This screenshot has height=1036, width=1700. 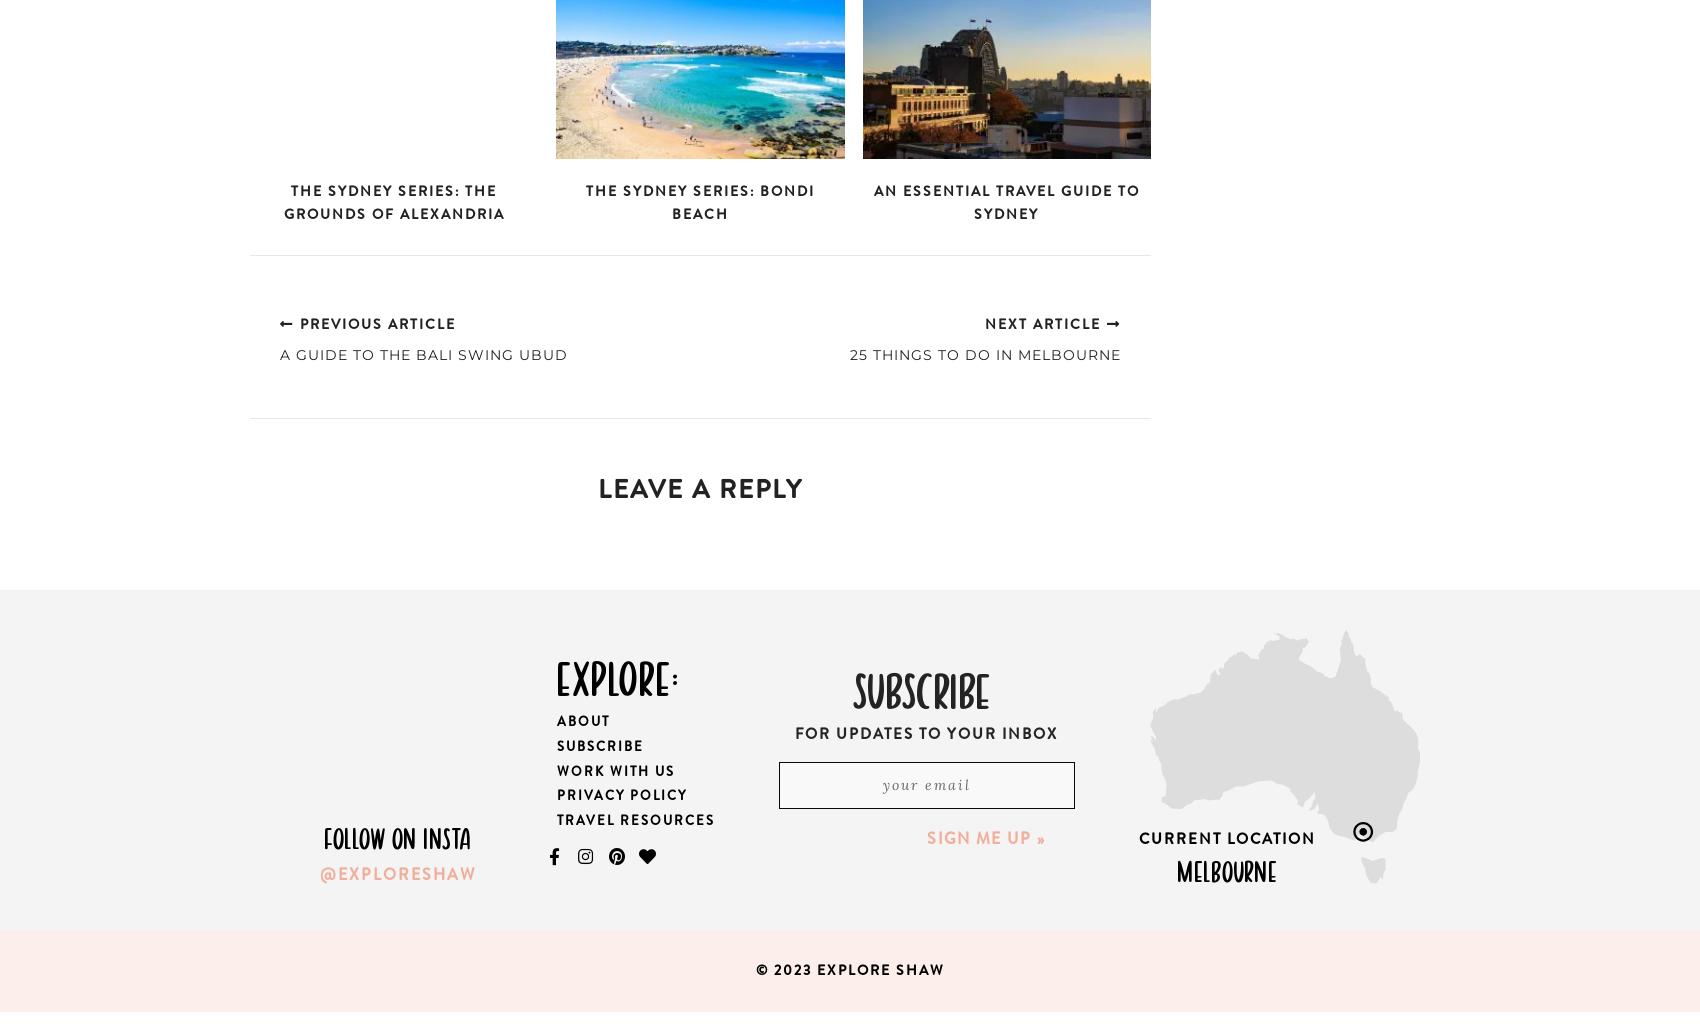 I want to click on 'The Sydney Series: The Grounds Of Alexandria', so click(x=392, y=202).